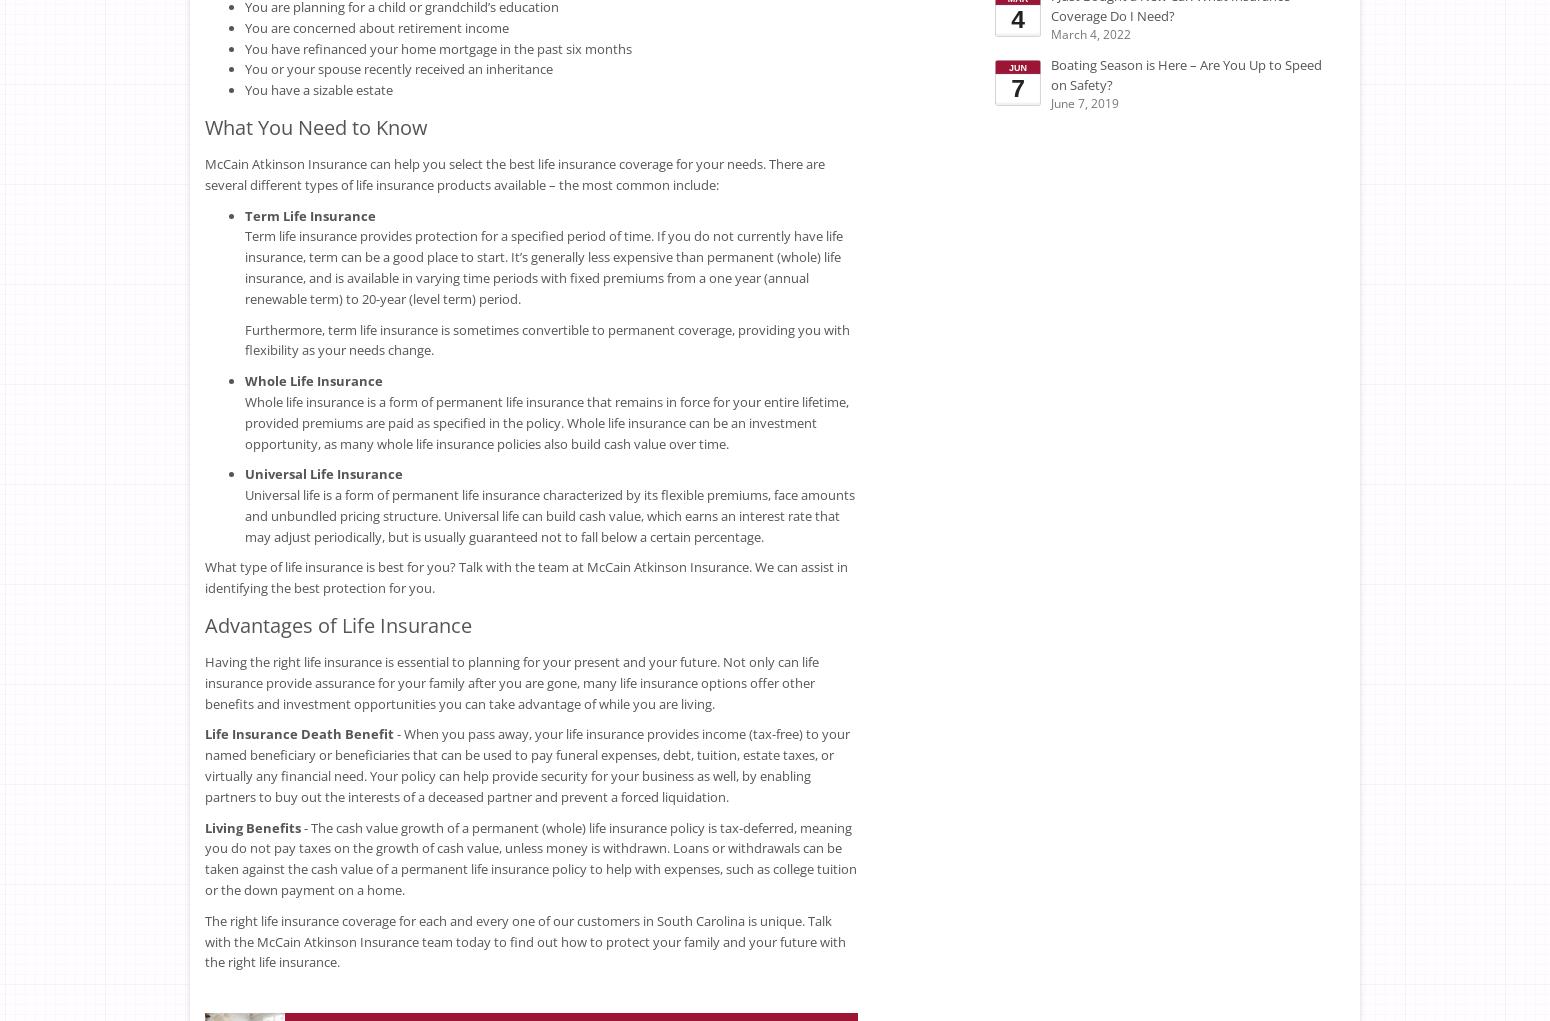 This screenshot has height=1021, width=1550. I want to click on 'Advantages of Life Insurance', so click(204, 625).